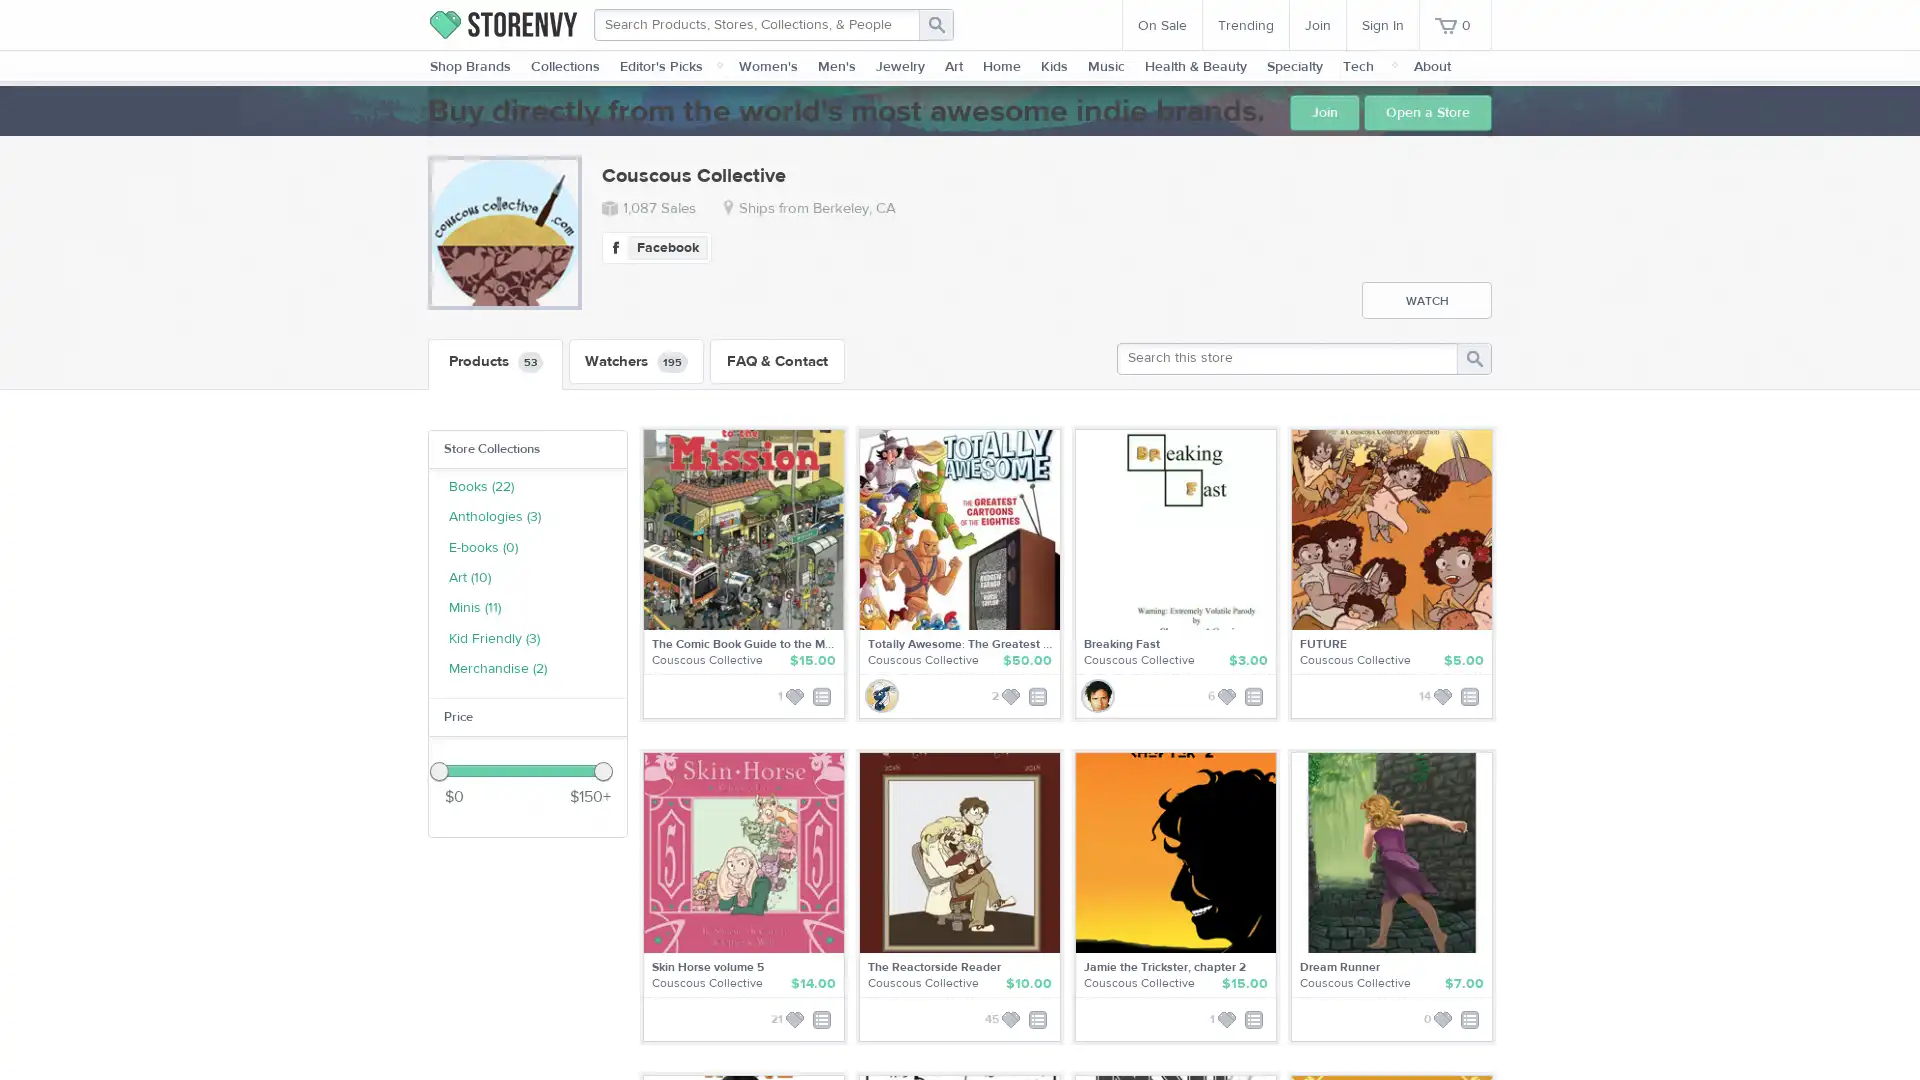 This screenshot has height=1080, width=1920. I want to click on Search, so click(935, 24).